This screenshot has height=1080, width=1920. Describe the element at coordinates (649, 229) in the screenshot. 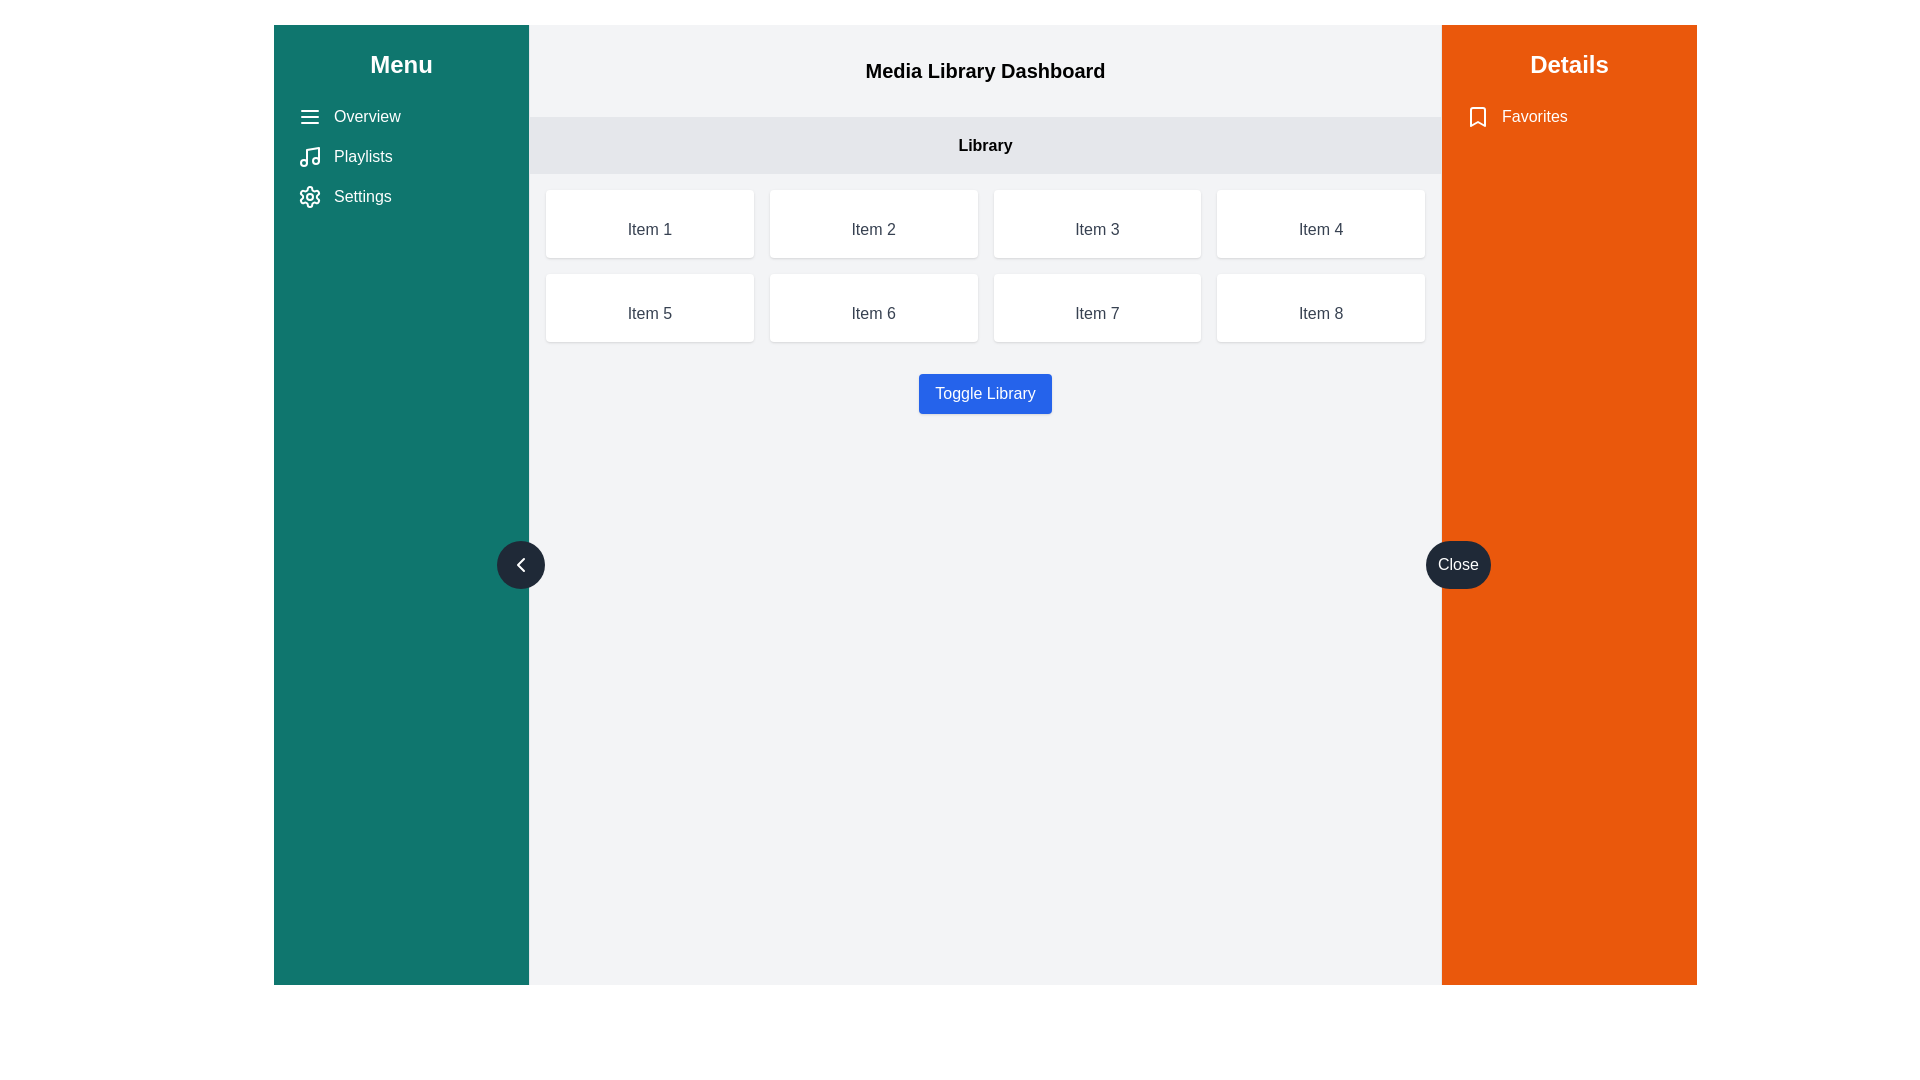

I see `text content of the 'Item 1' label, which is a light gray text centered in a rectangular box with a white background and rounded corners, located within the 'Library' grid layout` at that location.